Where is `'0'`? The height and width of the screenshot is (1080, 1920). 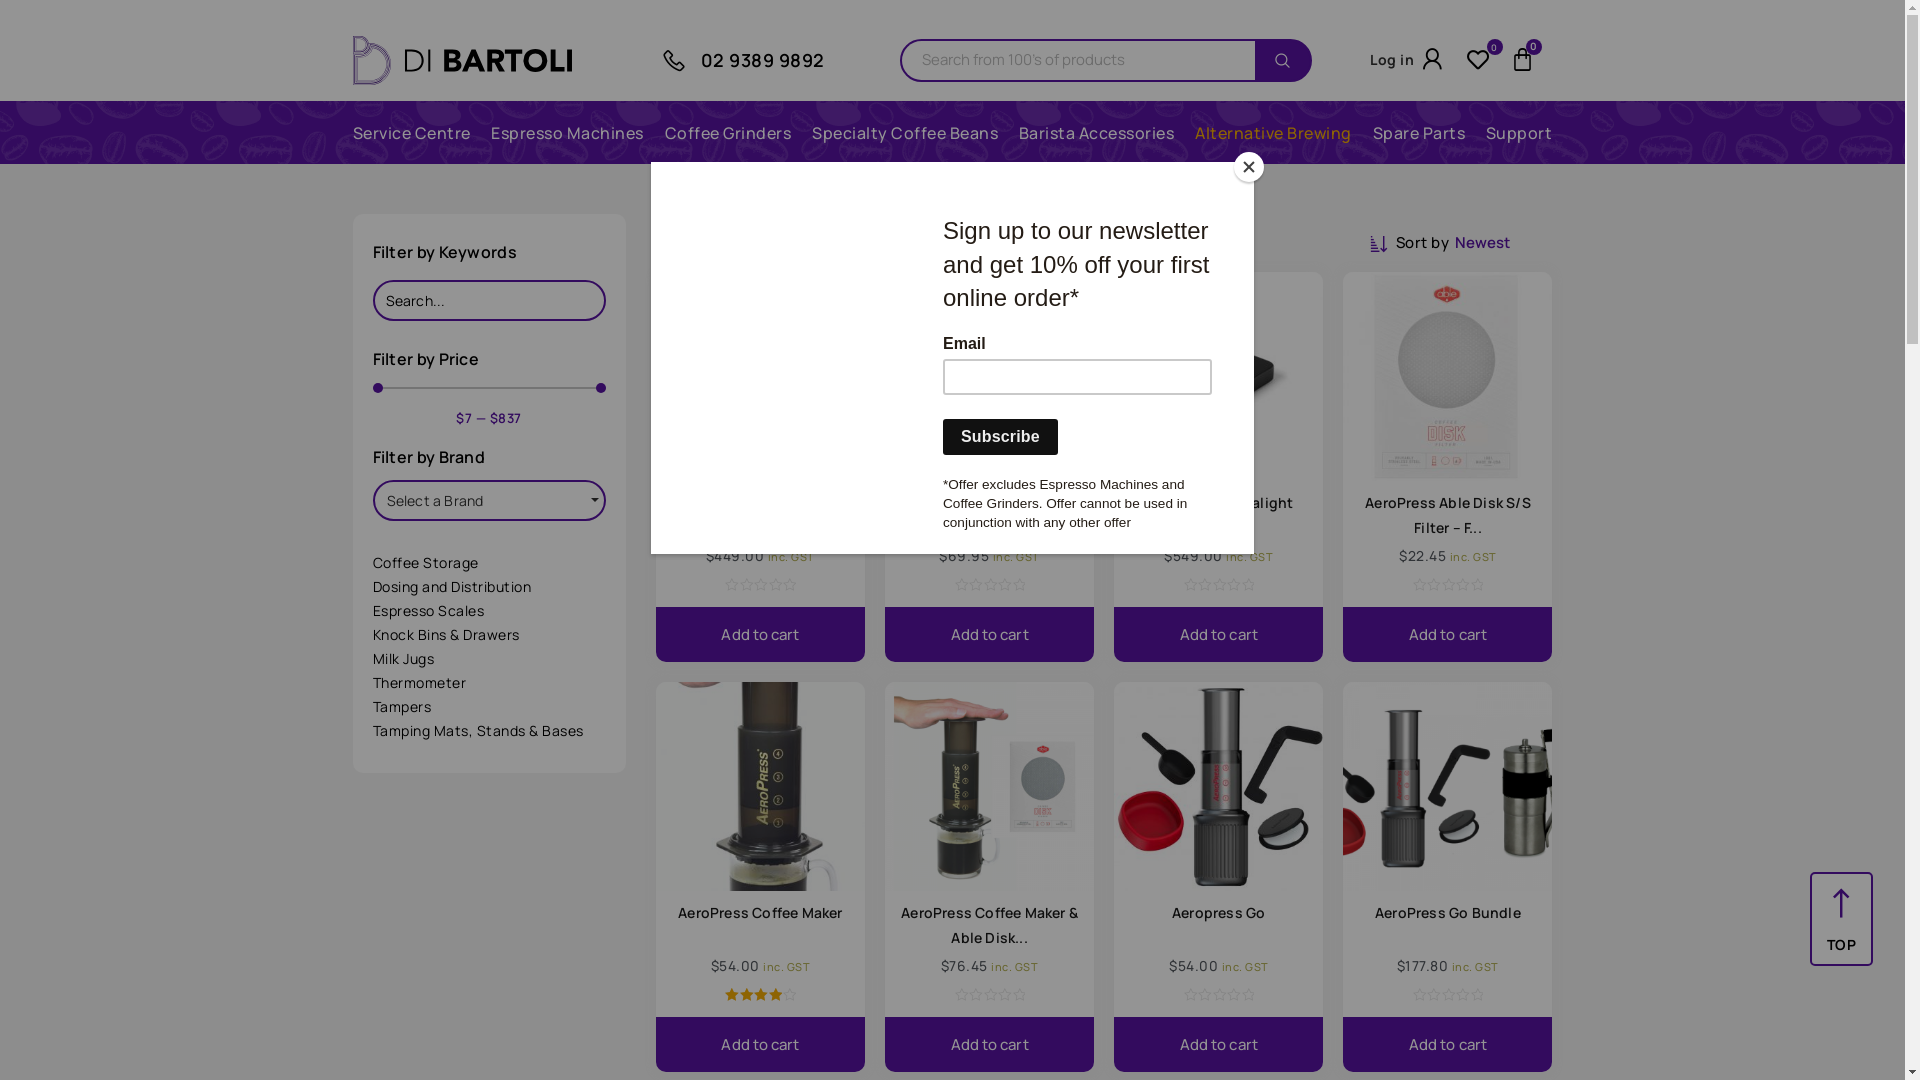 '0' is located at coordinates (1483, 59).